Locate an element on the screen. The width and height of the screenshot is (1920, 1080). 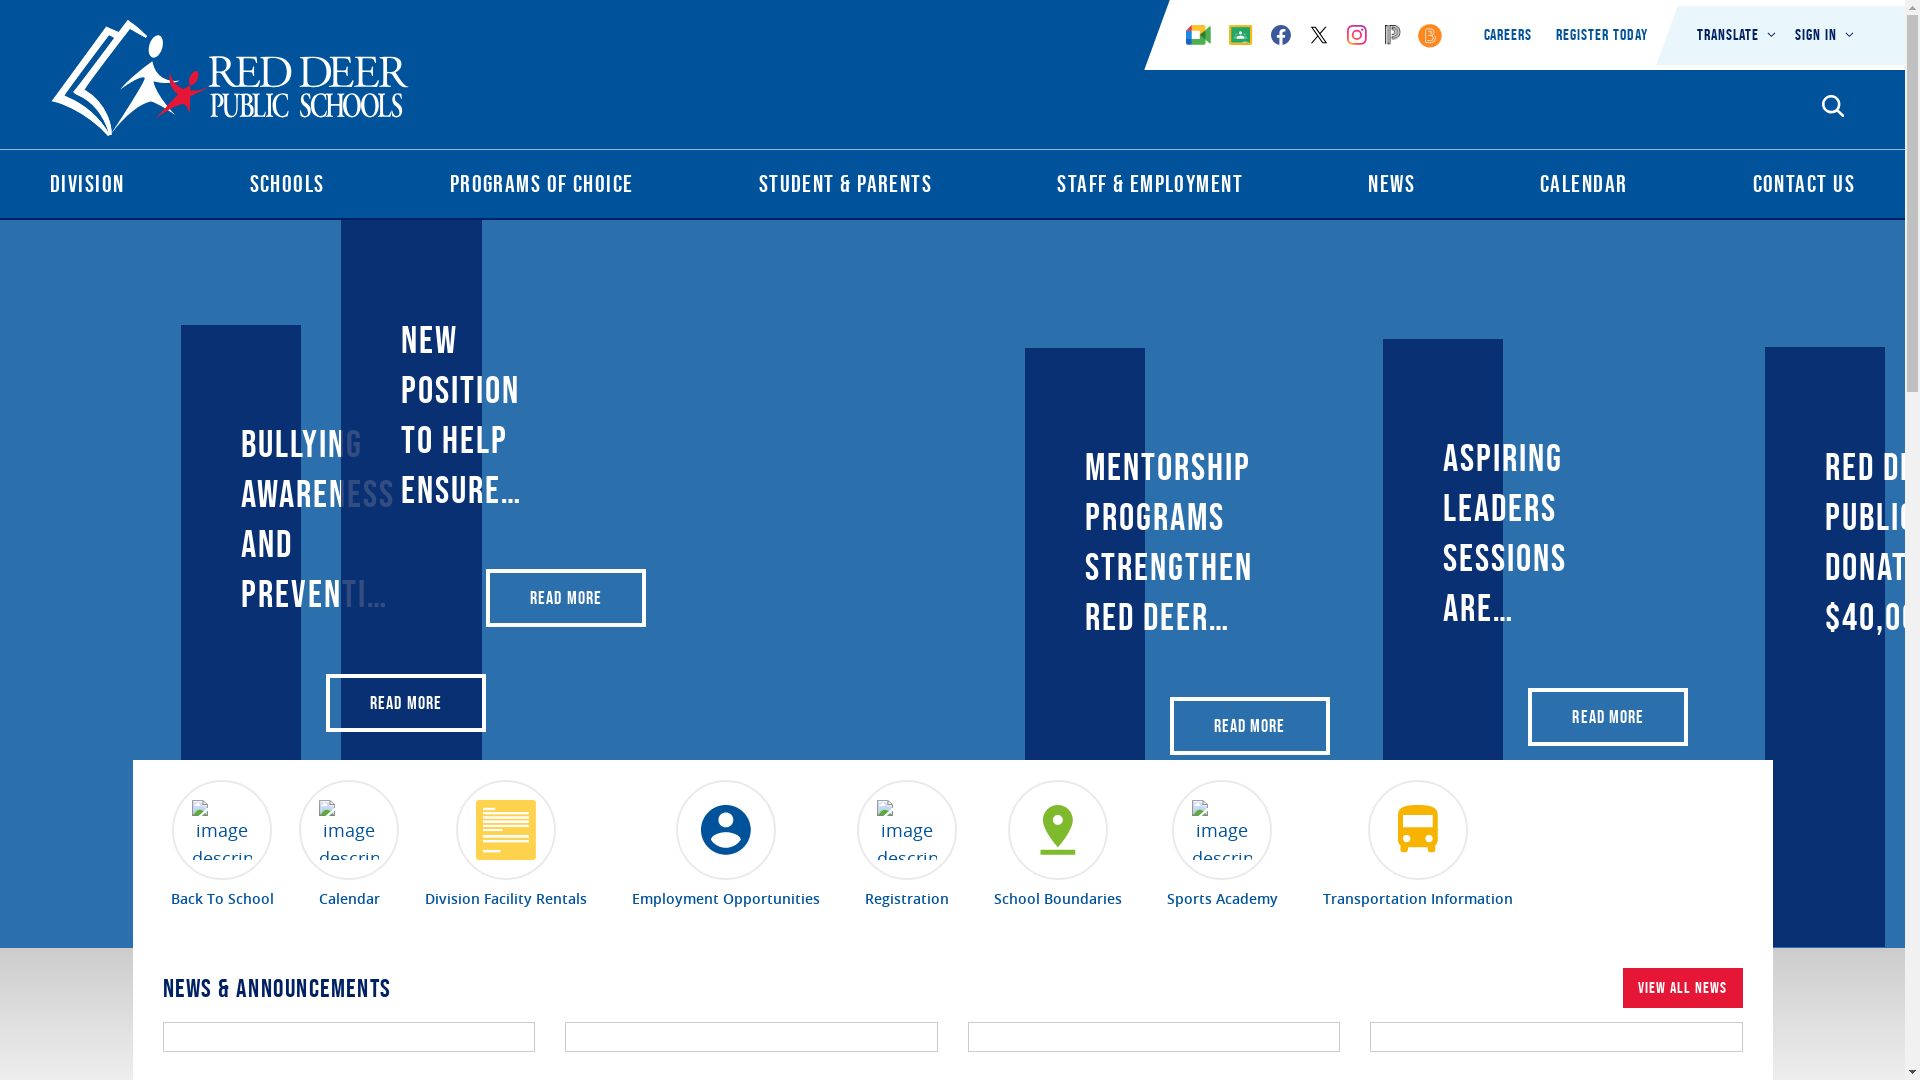
'Transportation Information' is located at coordinates (1415, 844).